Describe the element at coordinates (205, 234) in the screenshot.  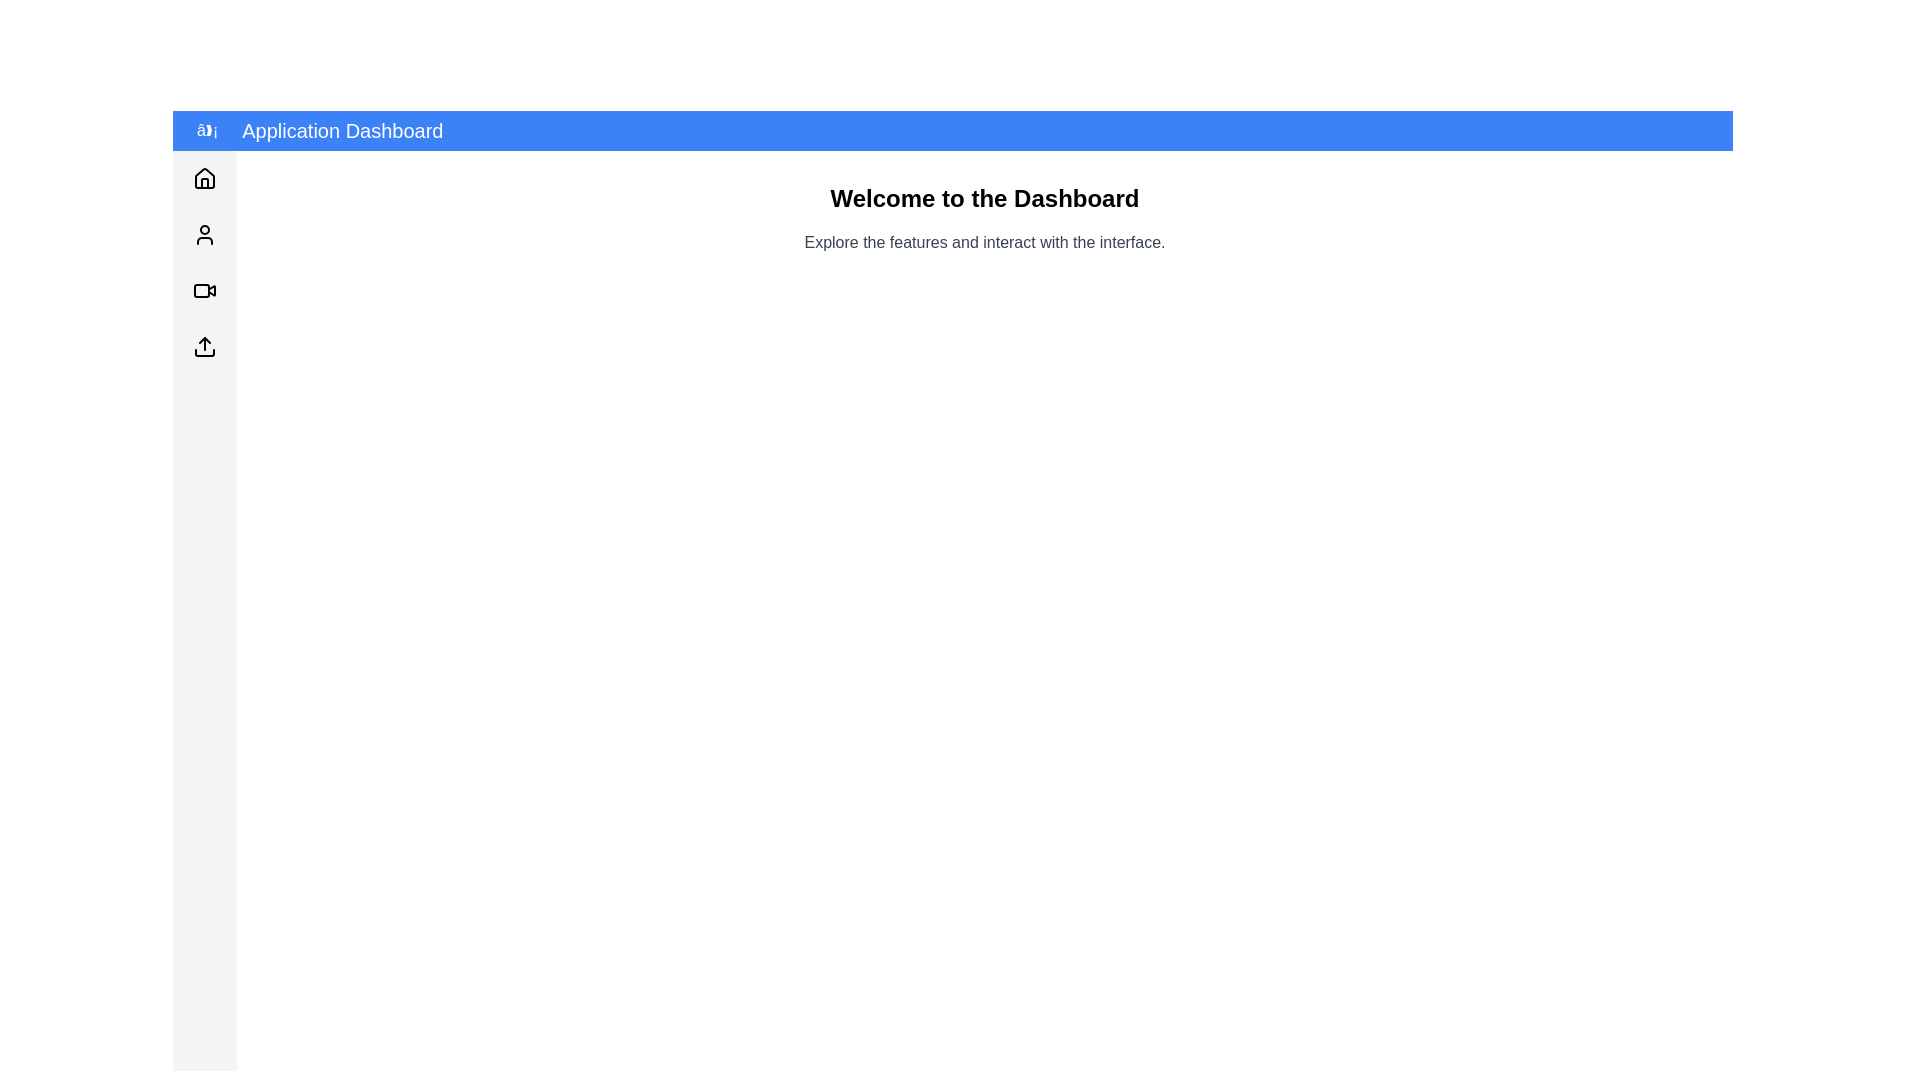
I see `the user profile SVG icon located in the second position from the top of the sidebar` at that location.